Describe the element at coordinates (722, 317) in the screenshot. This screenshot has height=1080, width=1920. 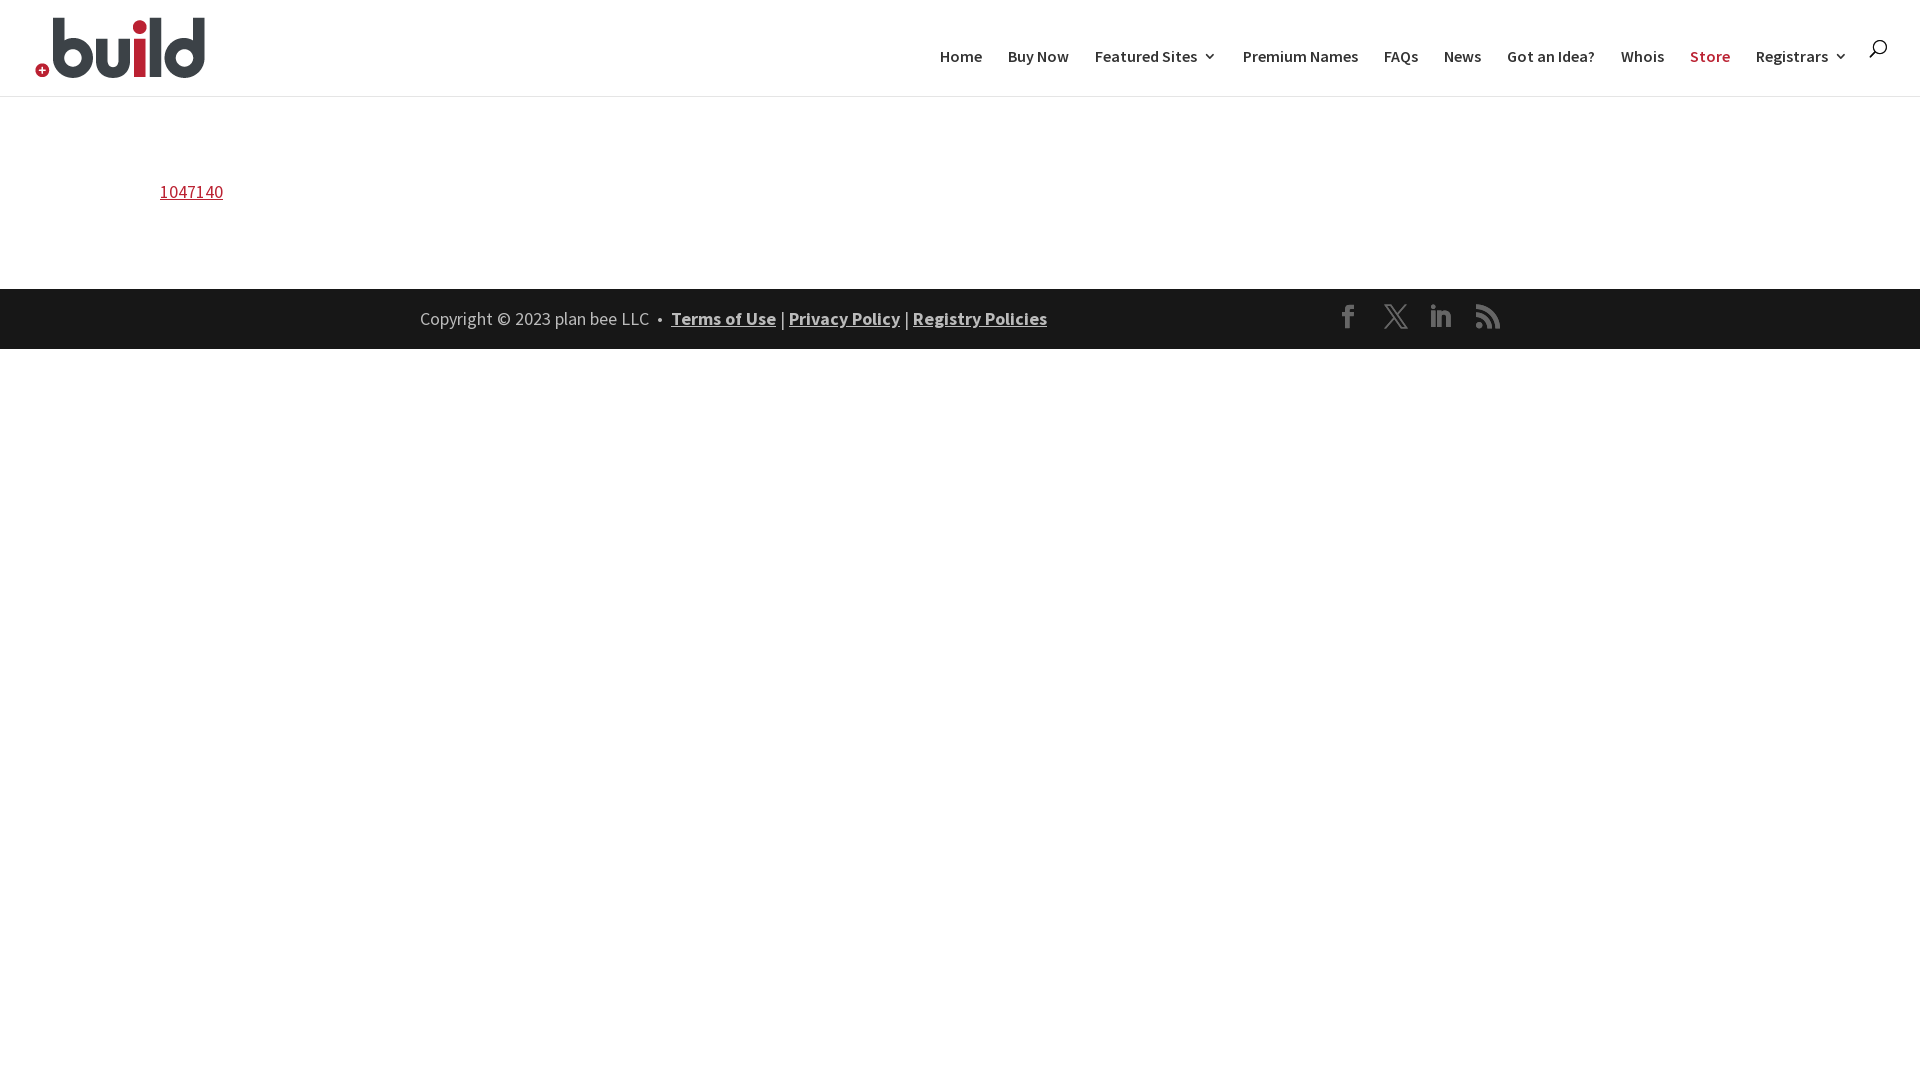
I see `'Terms of Use'` at that location.